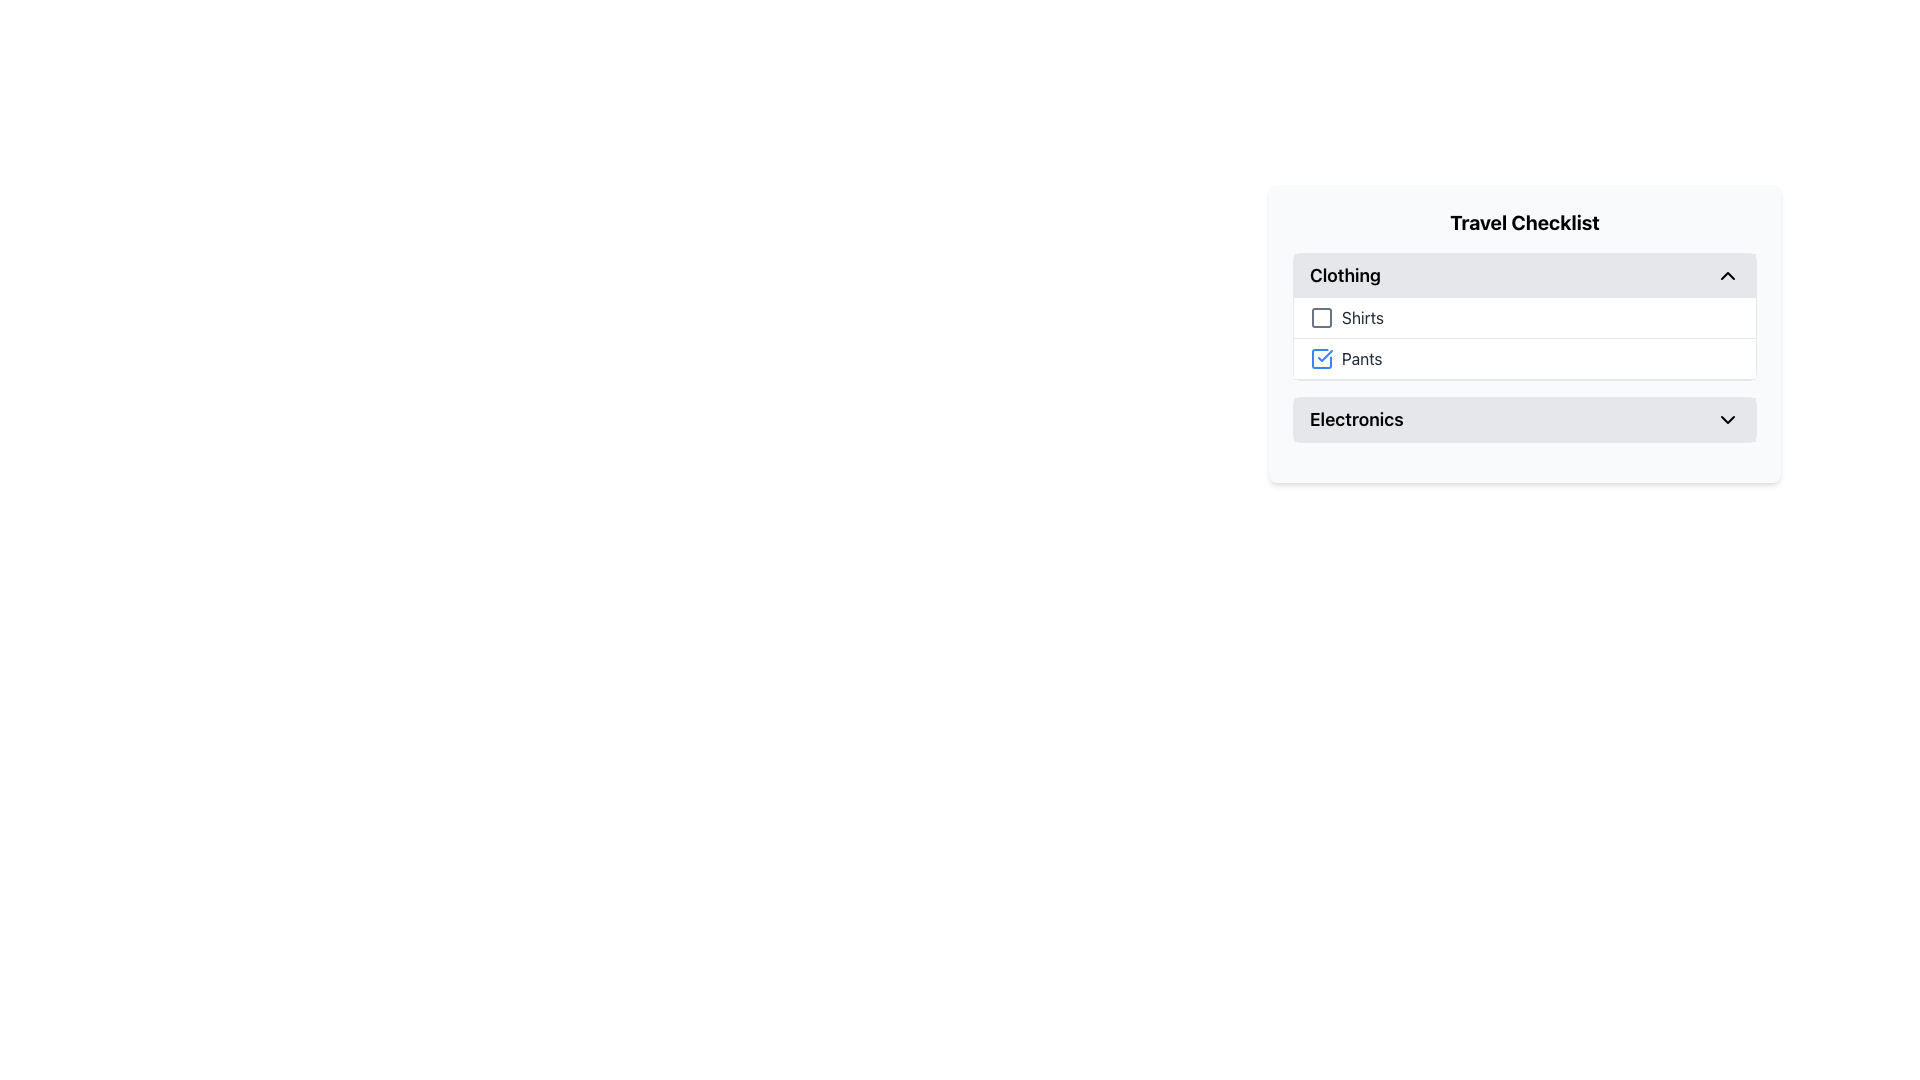 Image resolution: width=1920 pixels, height=1080 pixels. Describe the element at coordinates (1727, 419) in the screenshot. I see `the downward-pointing chevron icon in the Electronics section` at that location.